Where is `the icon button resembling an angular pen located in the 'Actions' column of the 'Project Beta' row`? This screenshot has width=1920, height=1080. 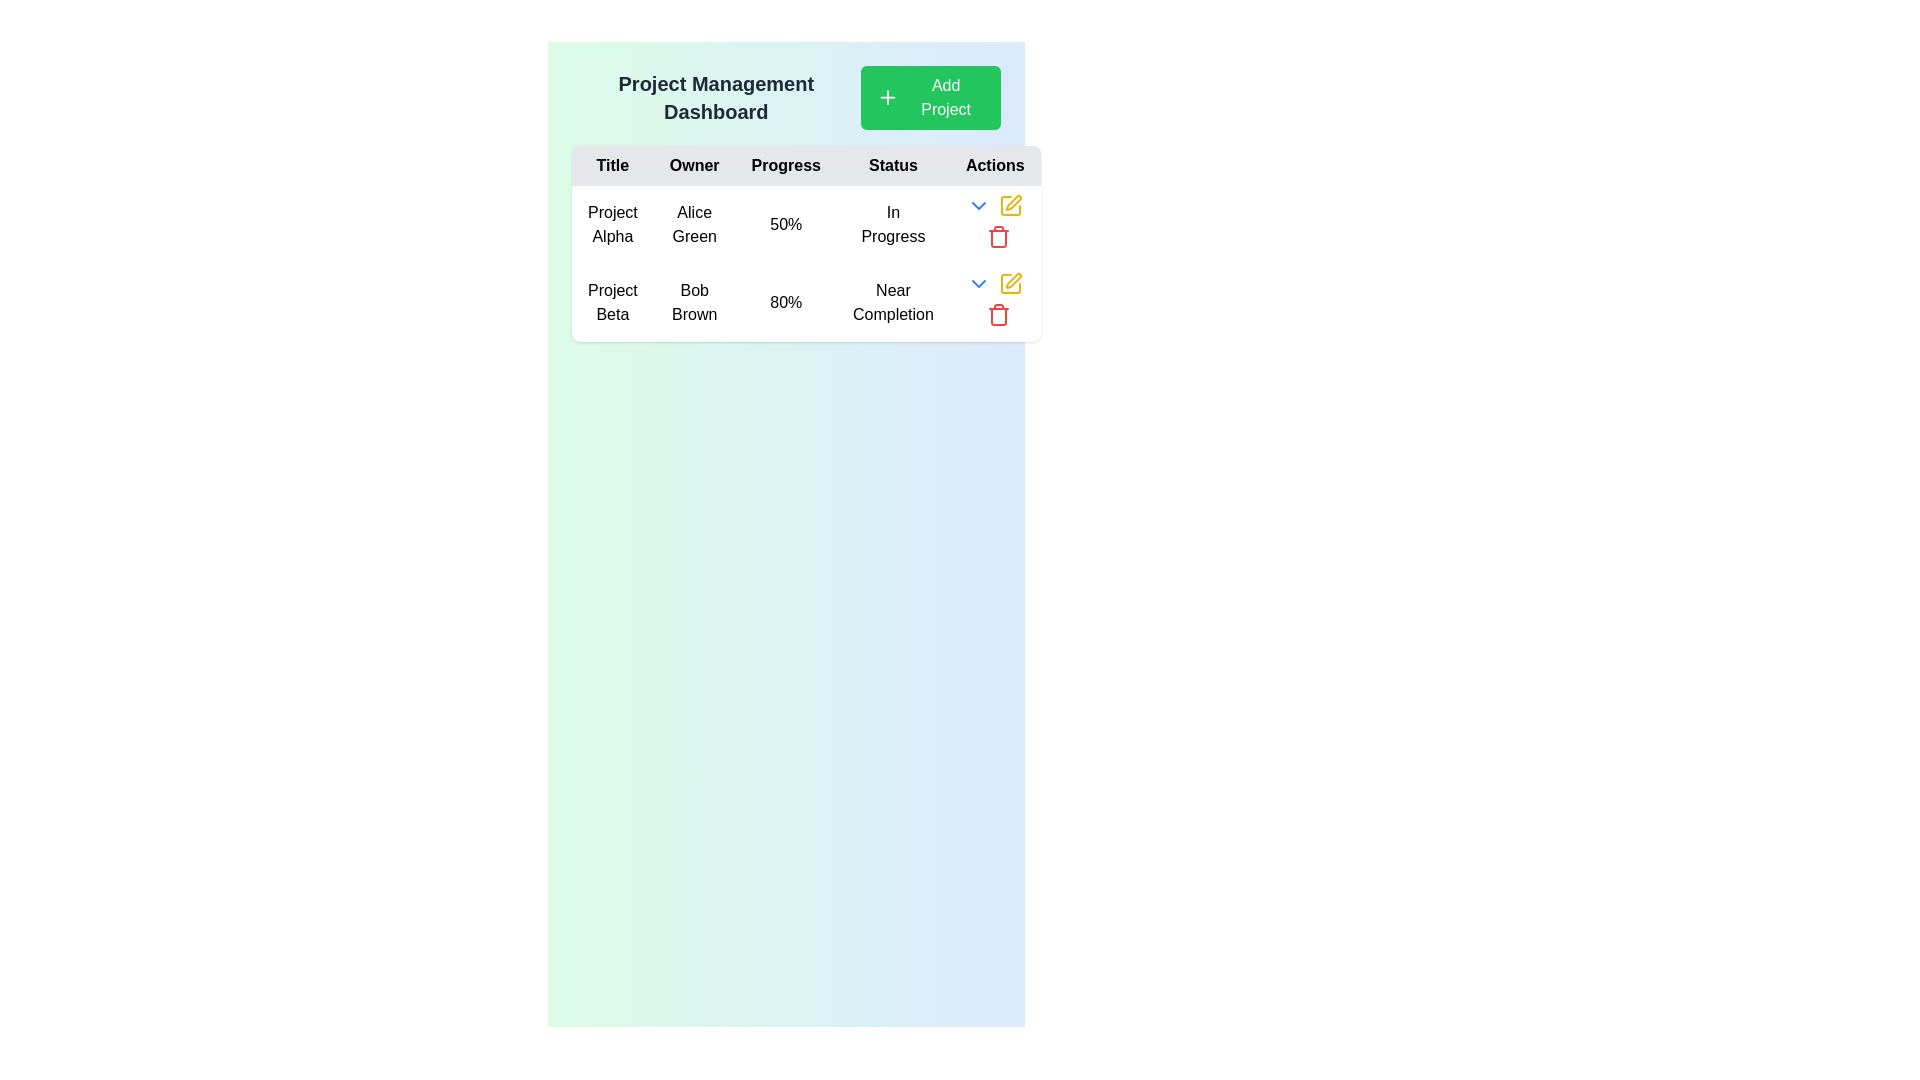 the icon button resembling an angular pen located in the 'Actions' column of the 'Project Beta' row is located at coordinates (1014, 203).